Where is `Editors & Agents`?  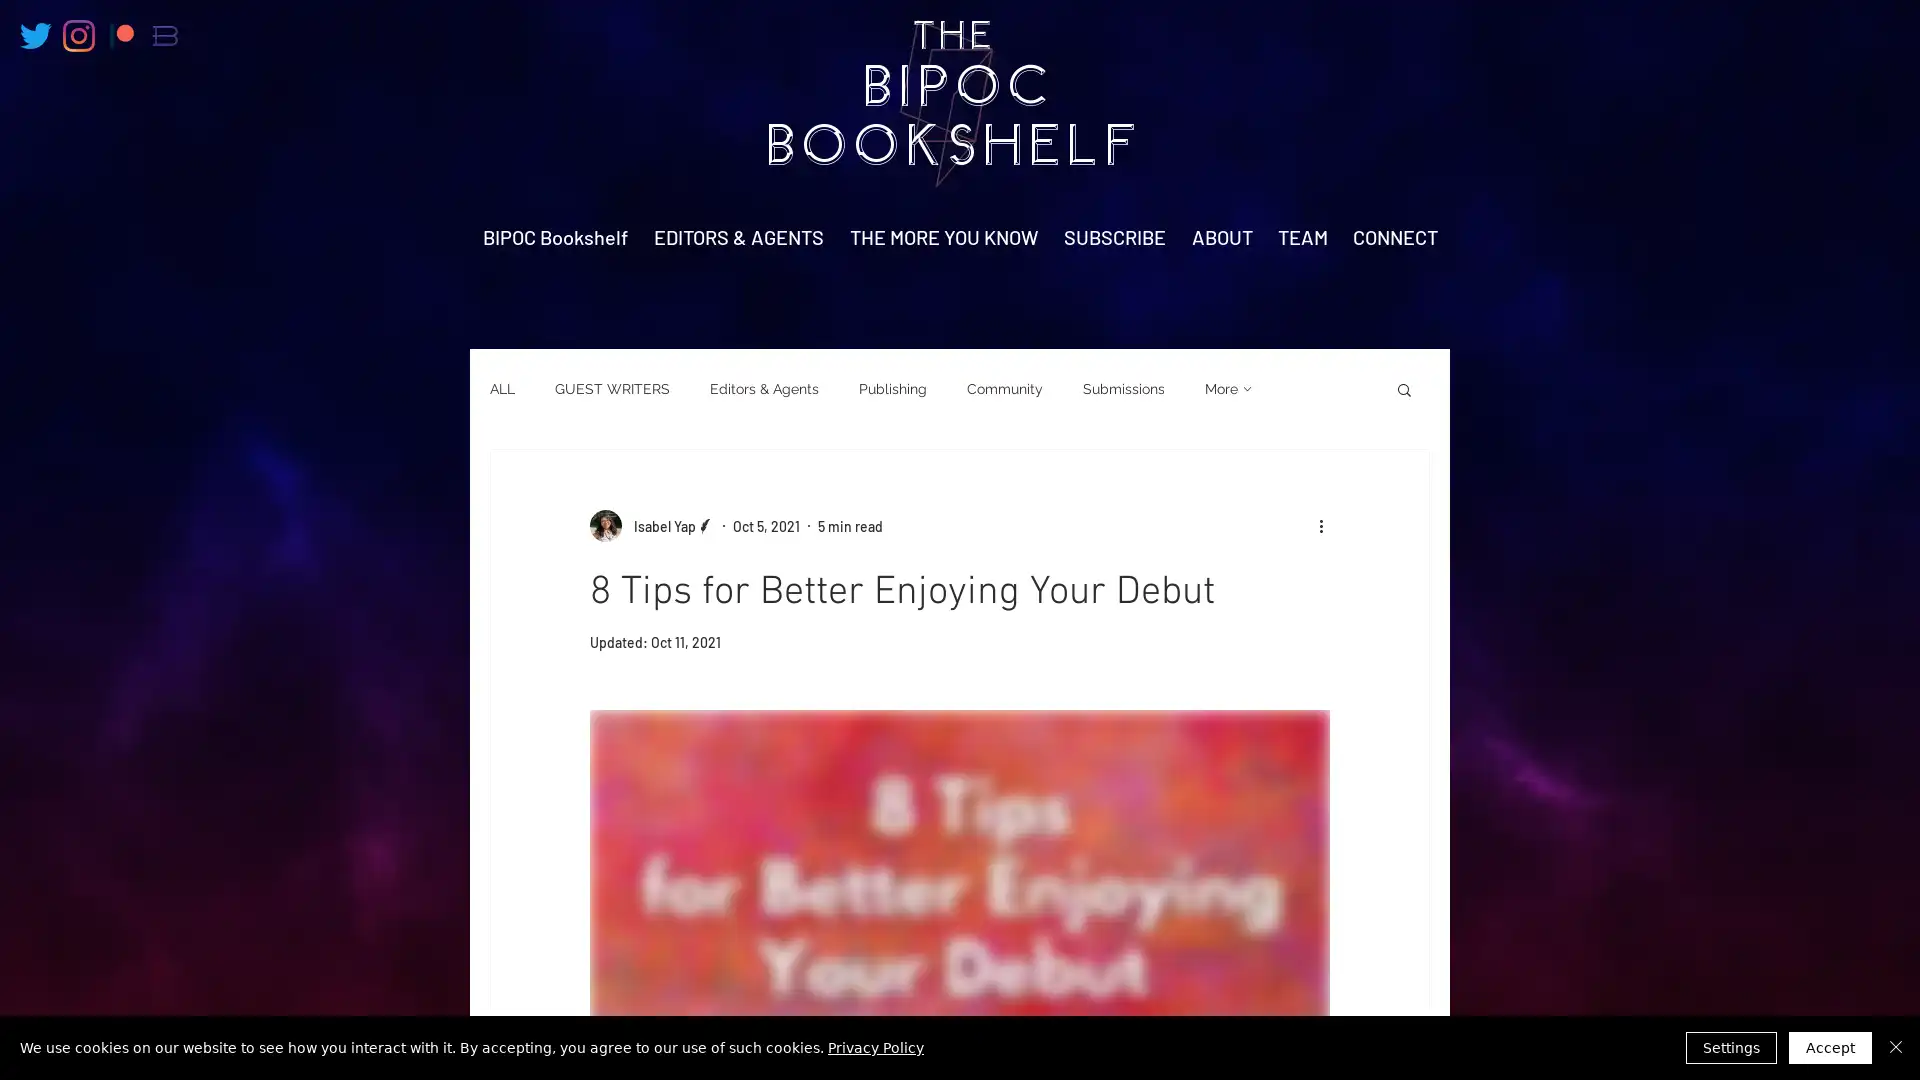
Editors & Agents is located at coordinates (763, 389).